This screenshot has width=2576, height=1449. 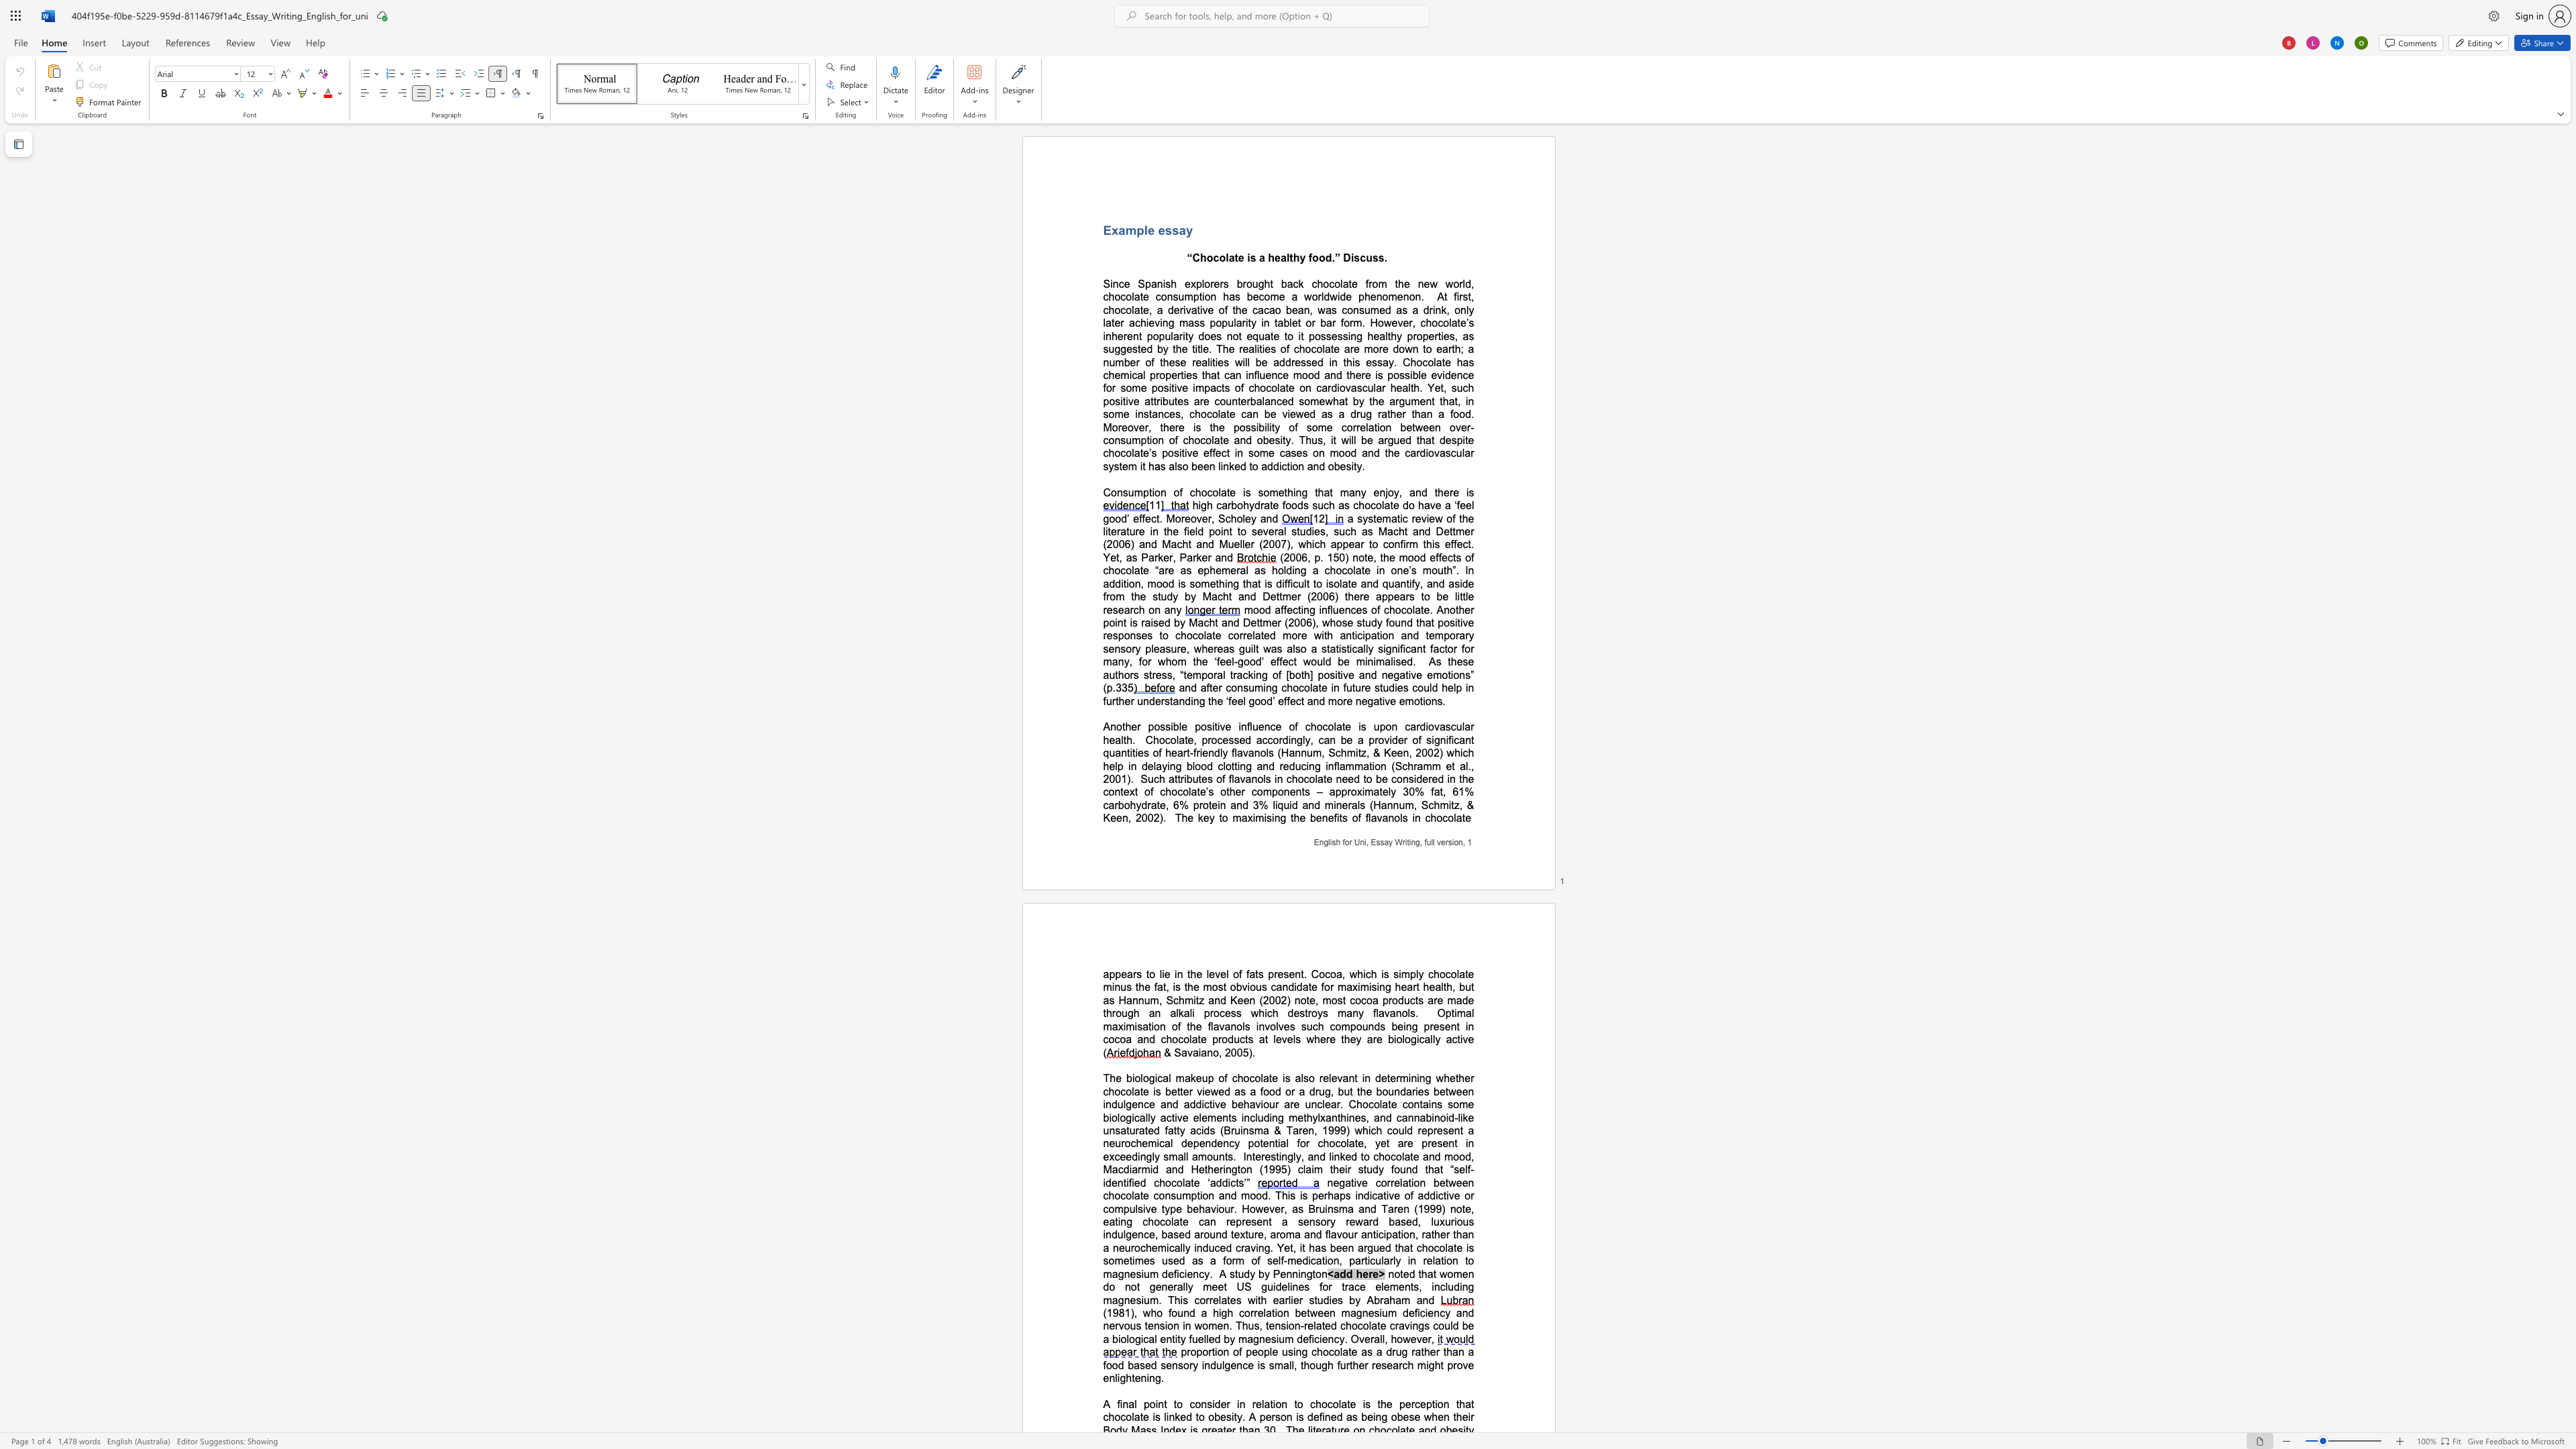 What do you see at coordinates (1362, 726) in the screenshot?
I see `the 4th character "s" in the text` at bounding box center [1362, 726].